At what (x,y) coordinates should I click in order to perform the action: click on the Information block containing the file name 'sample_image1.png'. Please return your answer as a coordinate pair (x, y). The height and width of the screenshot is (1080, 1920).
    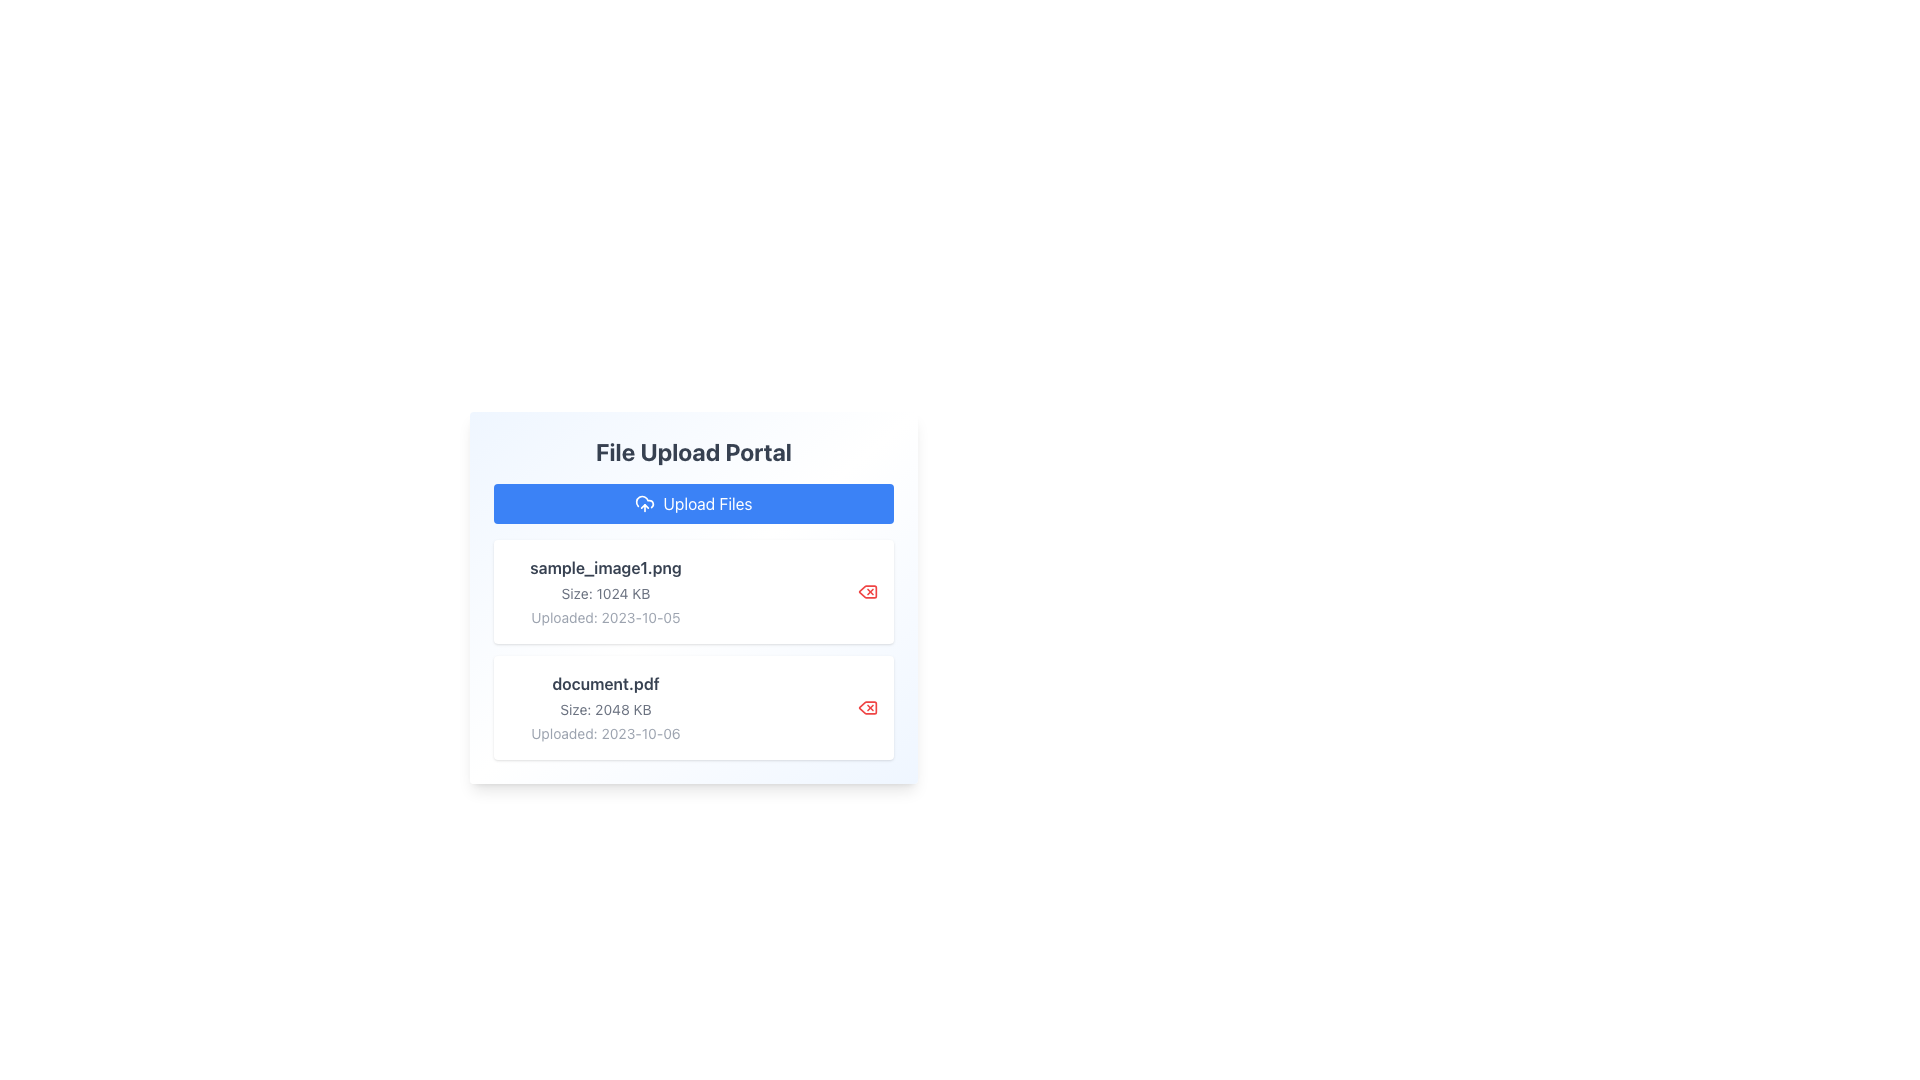
    Looking at the image, I should click on (604, 590).